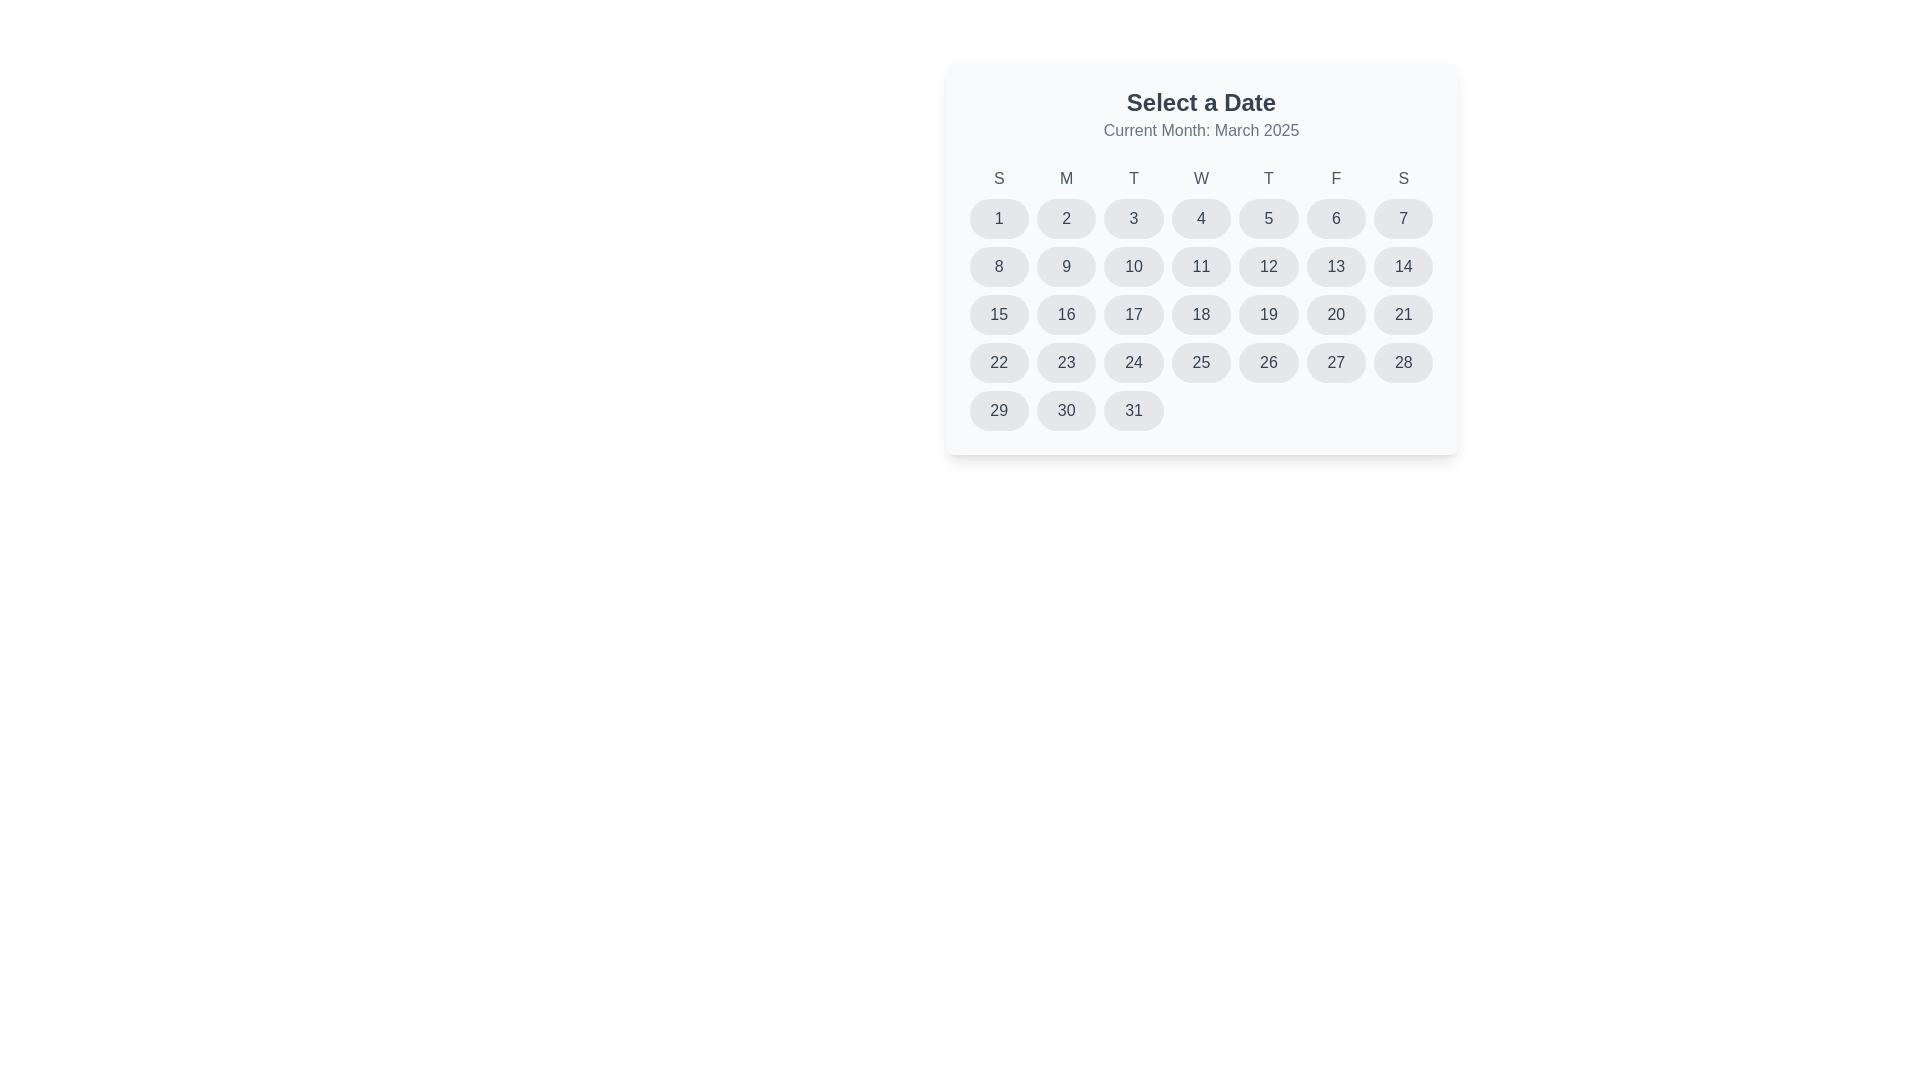 This screenshot has width=1920, height=1080. What do you see at coordinates (1200, 103) in the screenshot?
I see `the text heading element at the top of the calendar interface, which provides contextual information about the calendar` at bounding box center [1200, 103].